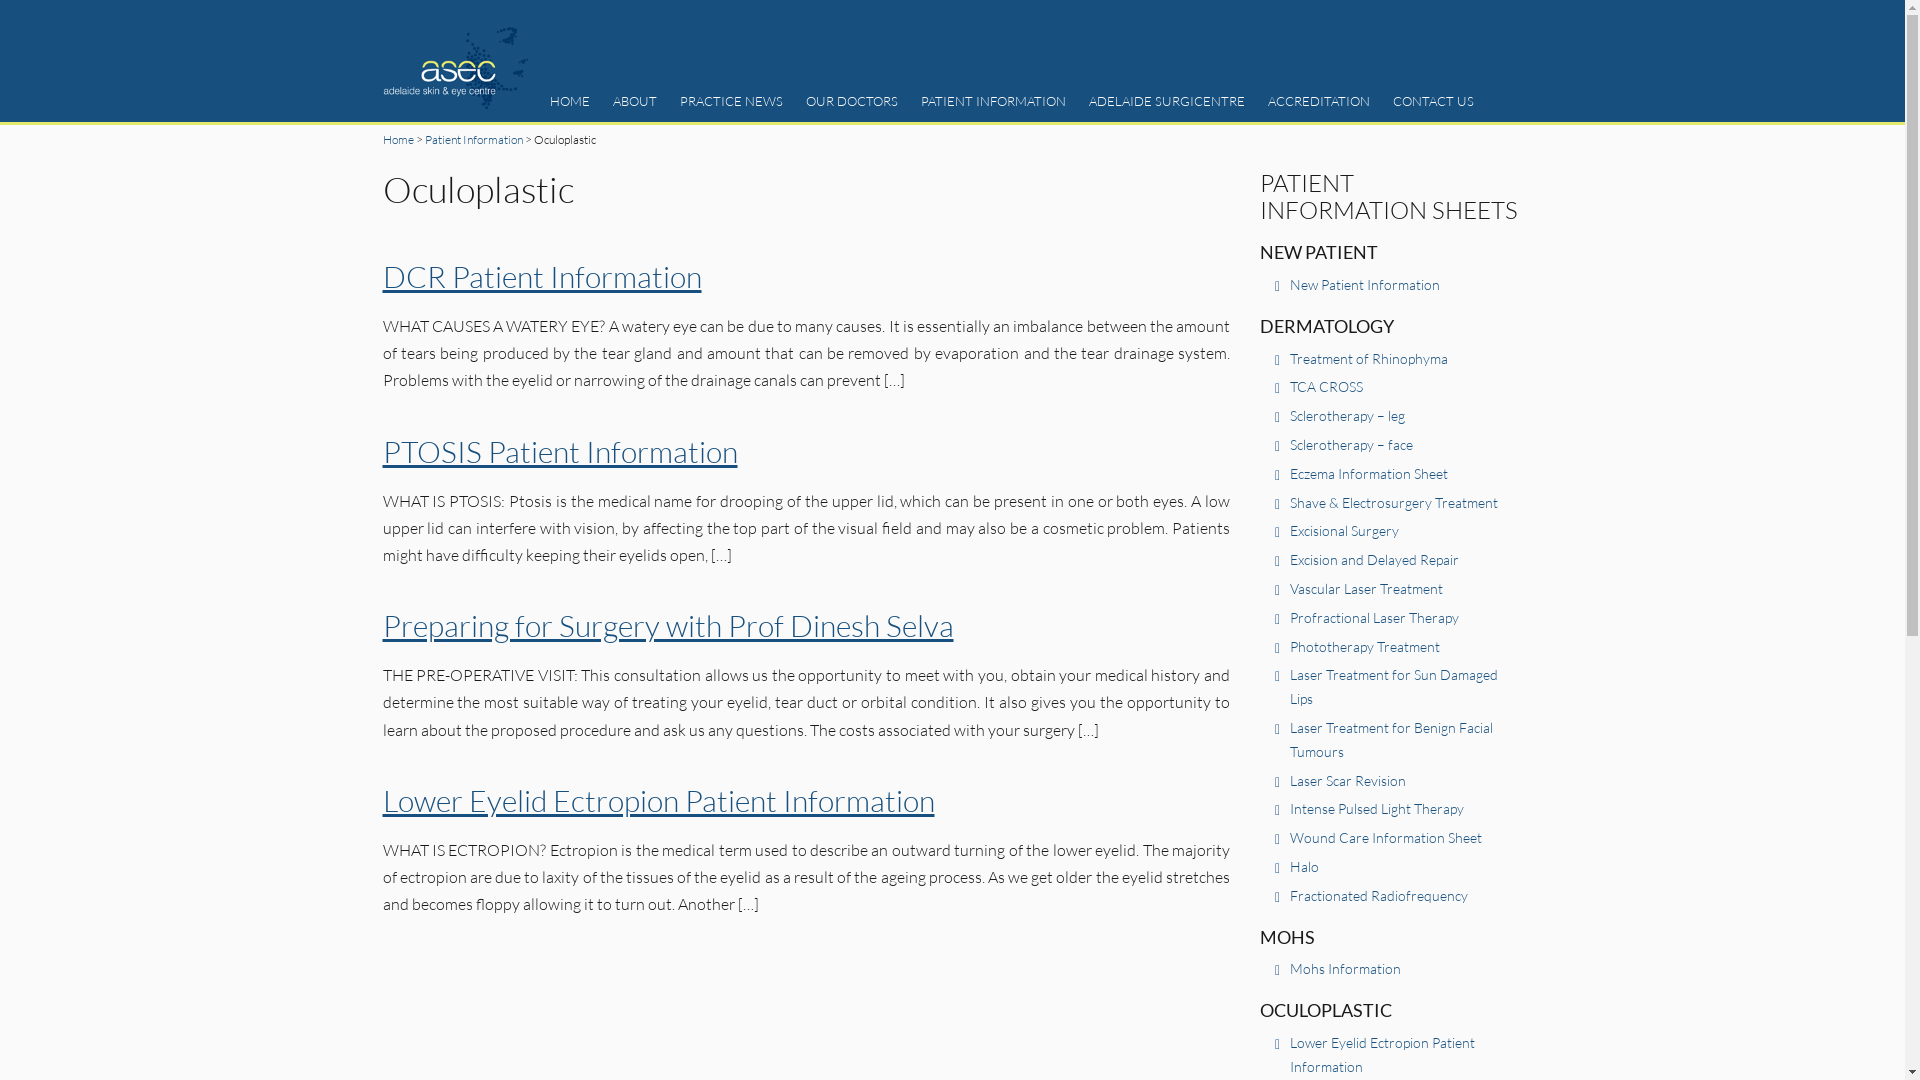 Image resolution: width=1920 pixels, height=1080 pixels. Describe the element at coordinates (1290, 646) in the screenshot. I see `'Phototherapy Treatment'` at that location.